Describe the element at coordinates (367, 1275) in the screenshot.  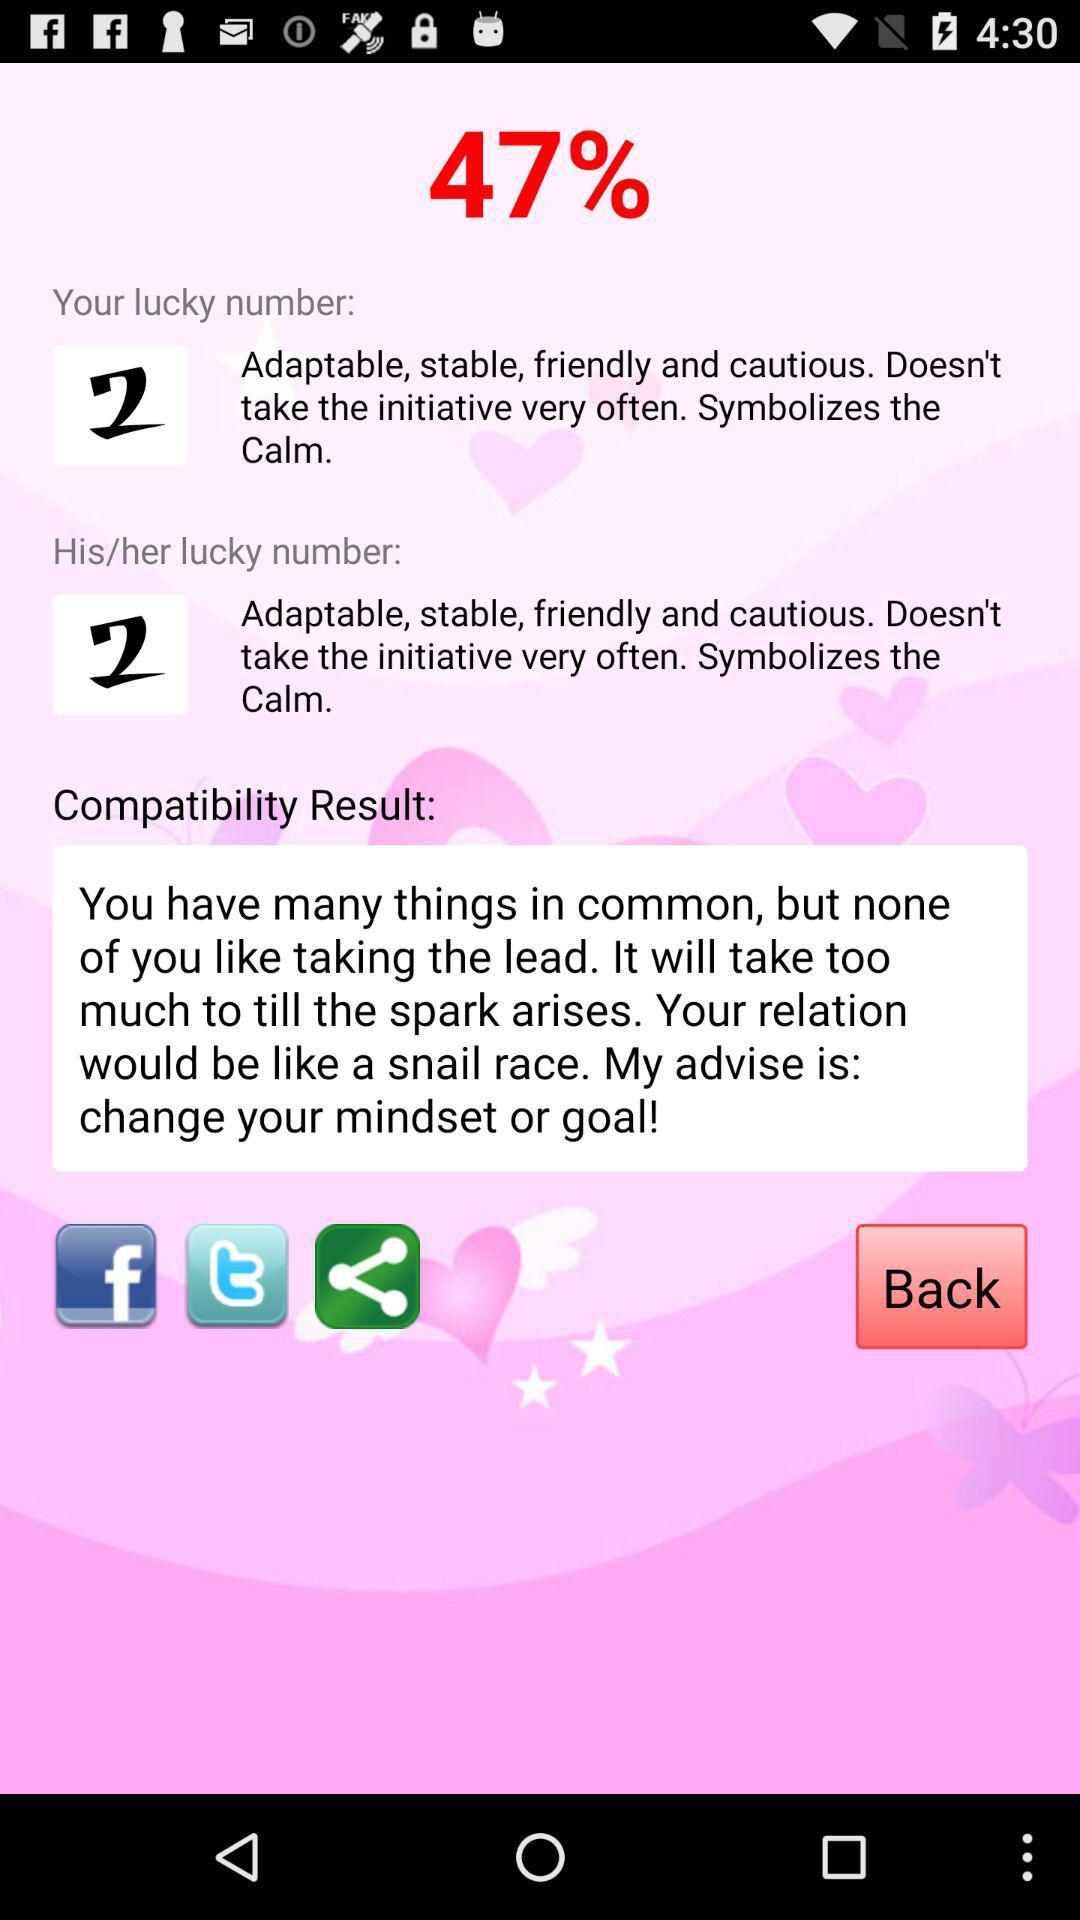
I see `share the article` at that location.